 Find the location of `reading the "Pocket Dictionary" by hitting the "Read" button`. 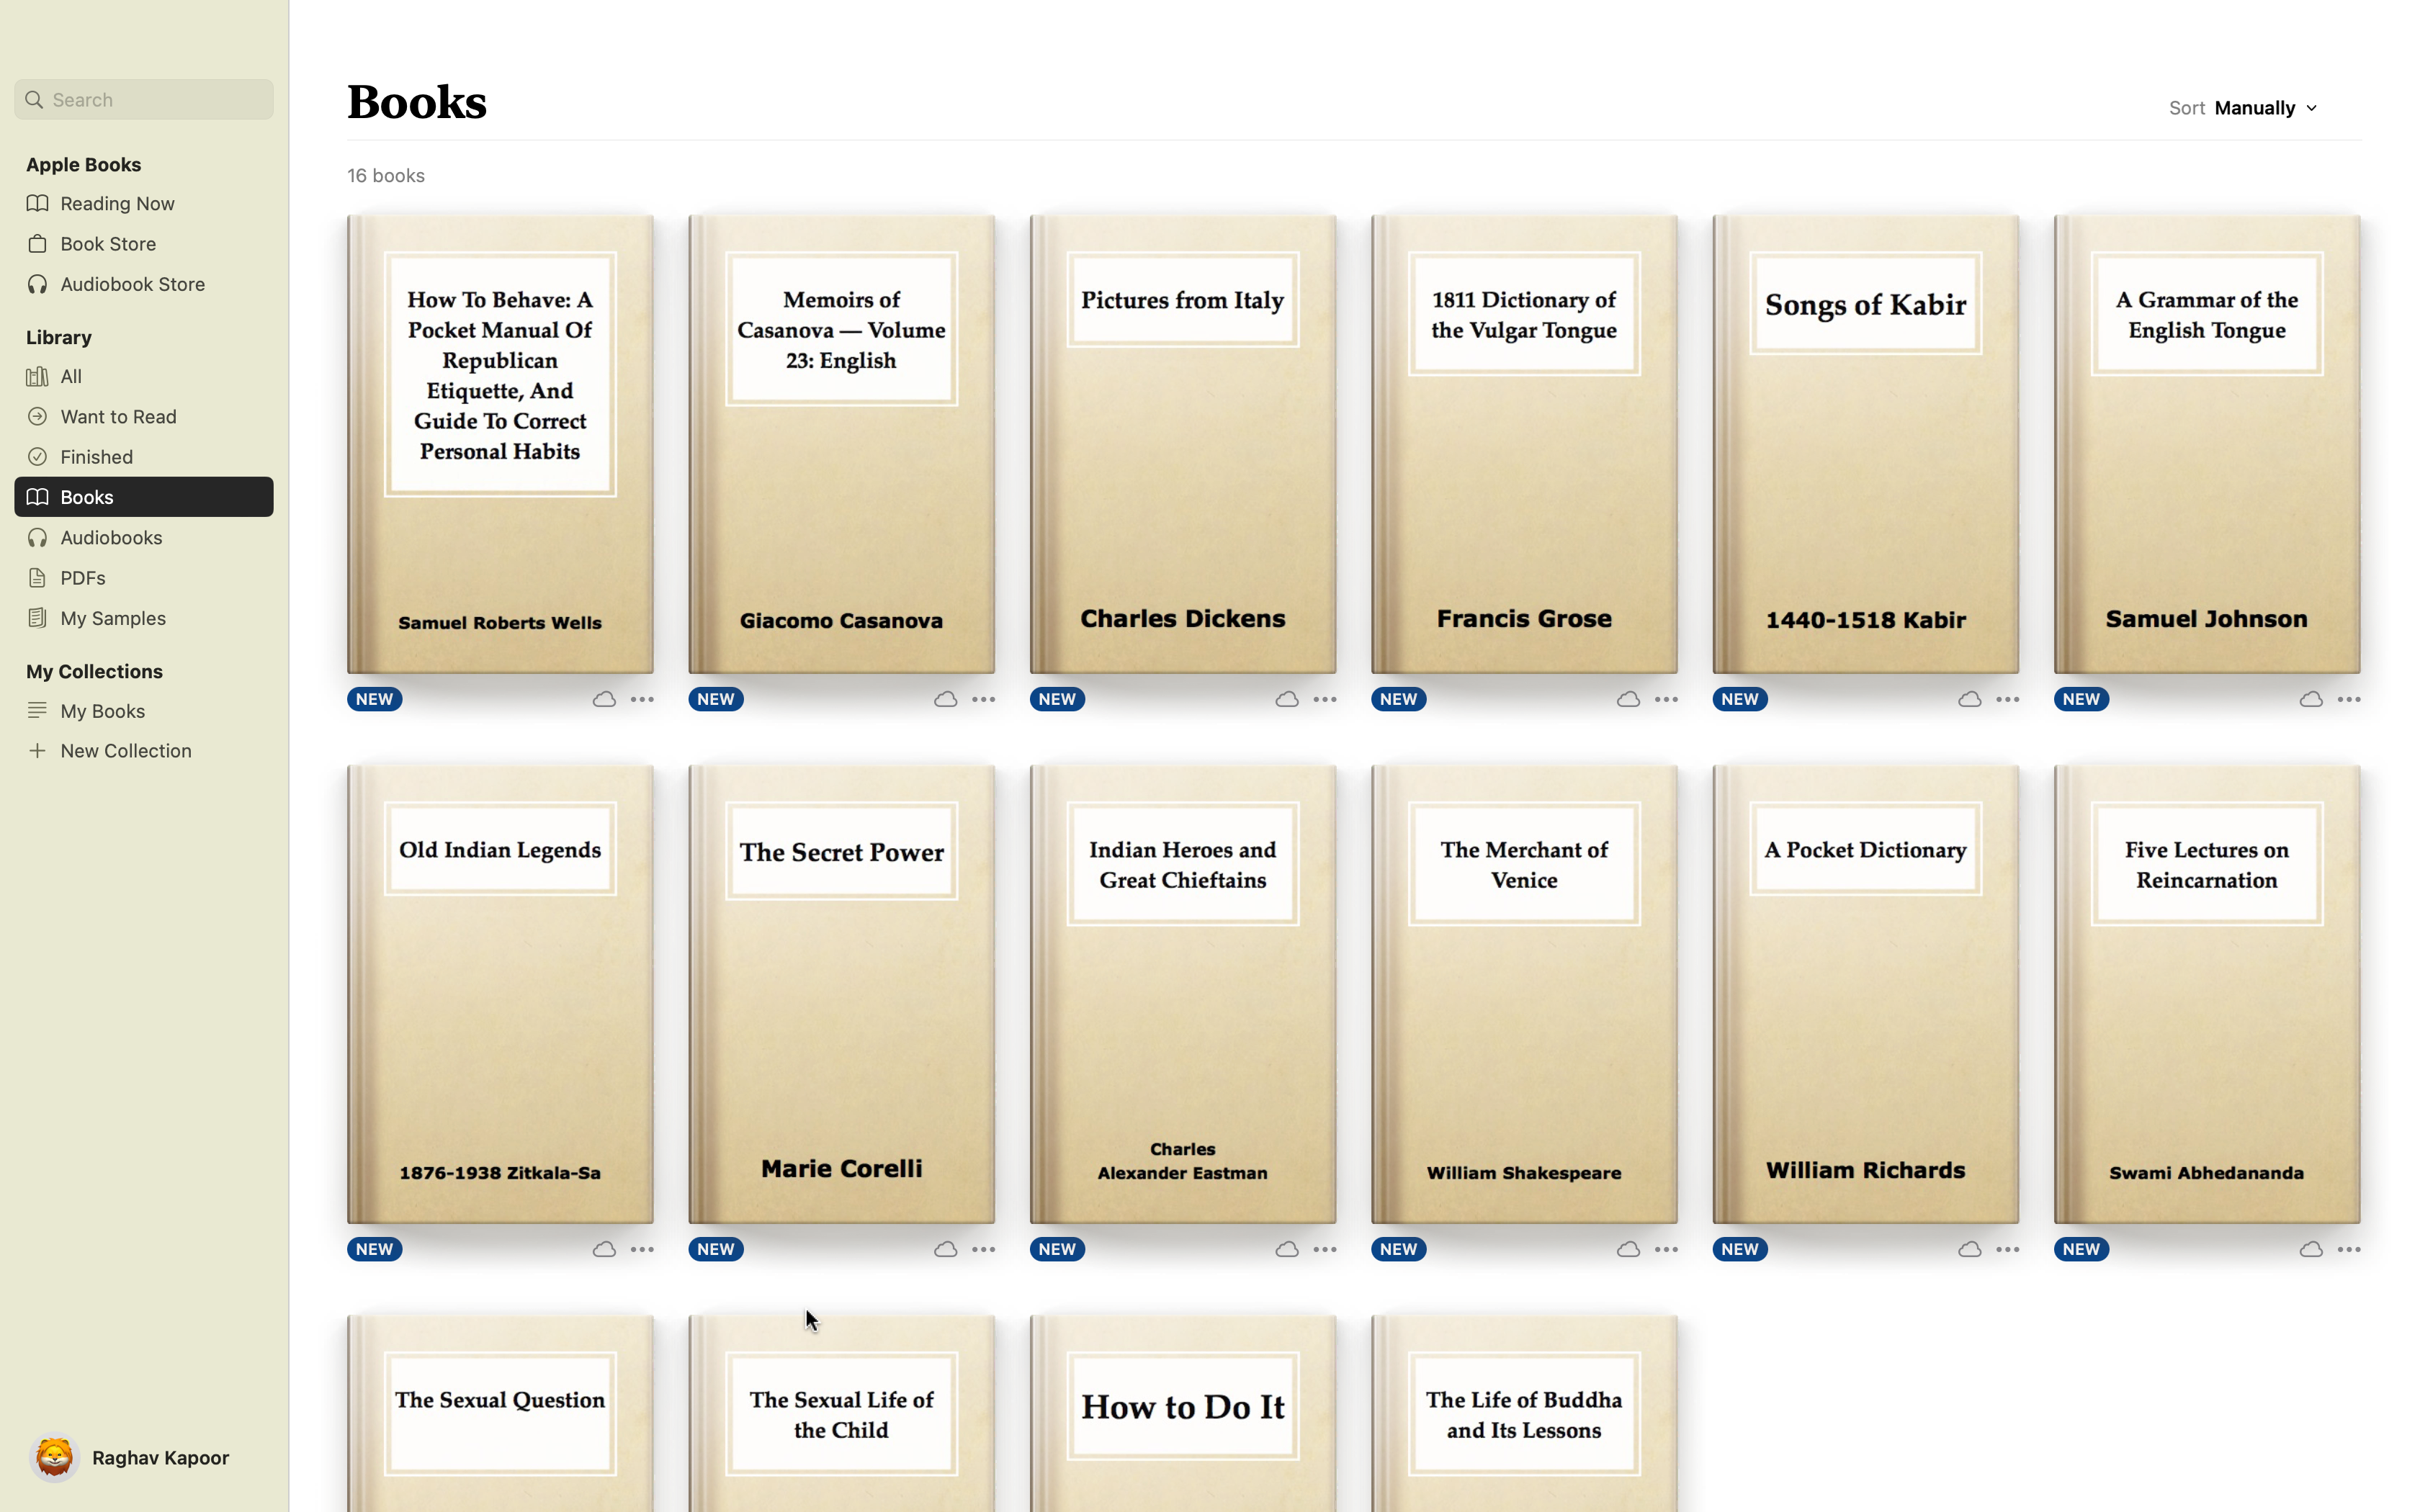

reading the "Pocket Dictionary" by hitting the "Read" button is located at coordinates (1865, 991).